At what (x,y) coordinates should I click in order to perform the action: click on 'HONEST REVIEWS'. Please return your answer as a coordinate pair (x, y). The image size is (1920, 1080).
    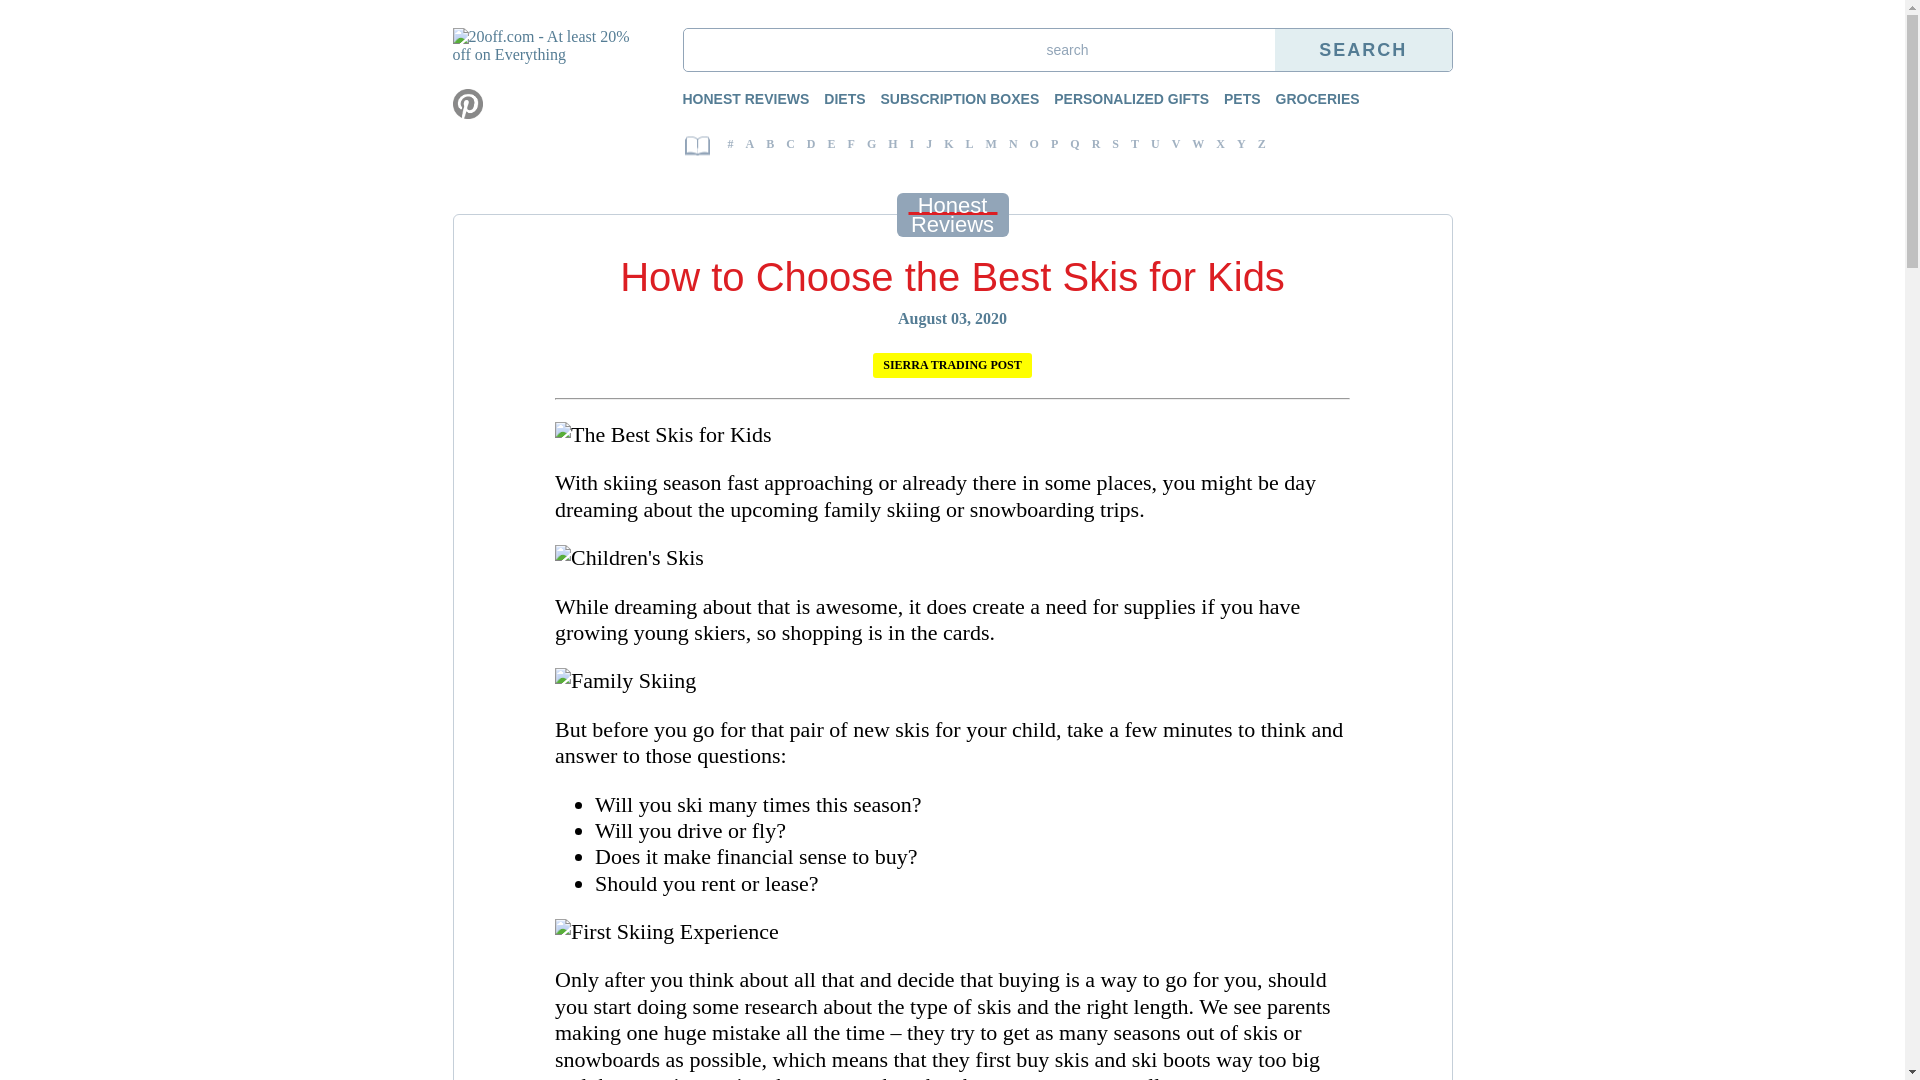
    Looking at the image, I should click on (681, 96).